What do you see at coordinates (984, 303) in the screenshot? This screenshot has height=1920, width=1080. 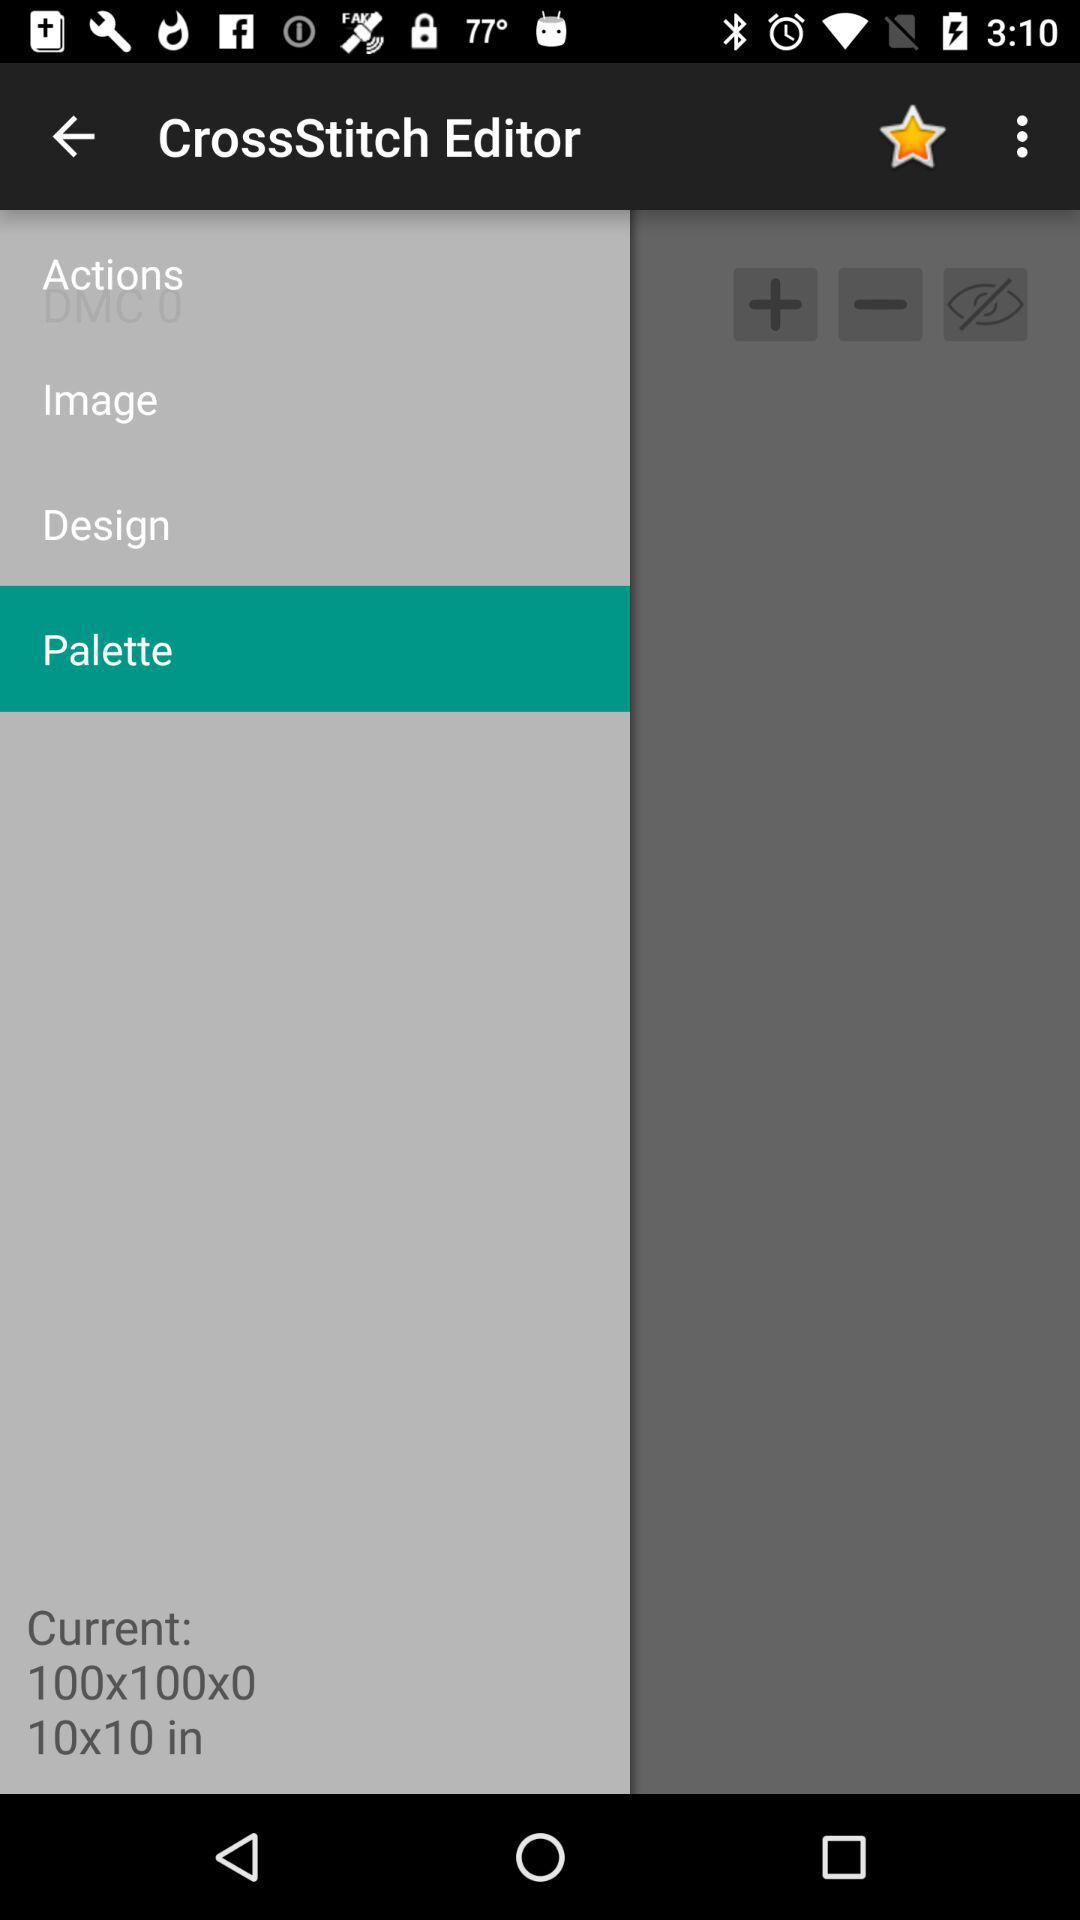 I see `the visibility icon` at bounding box center [984, 303].